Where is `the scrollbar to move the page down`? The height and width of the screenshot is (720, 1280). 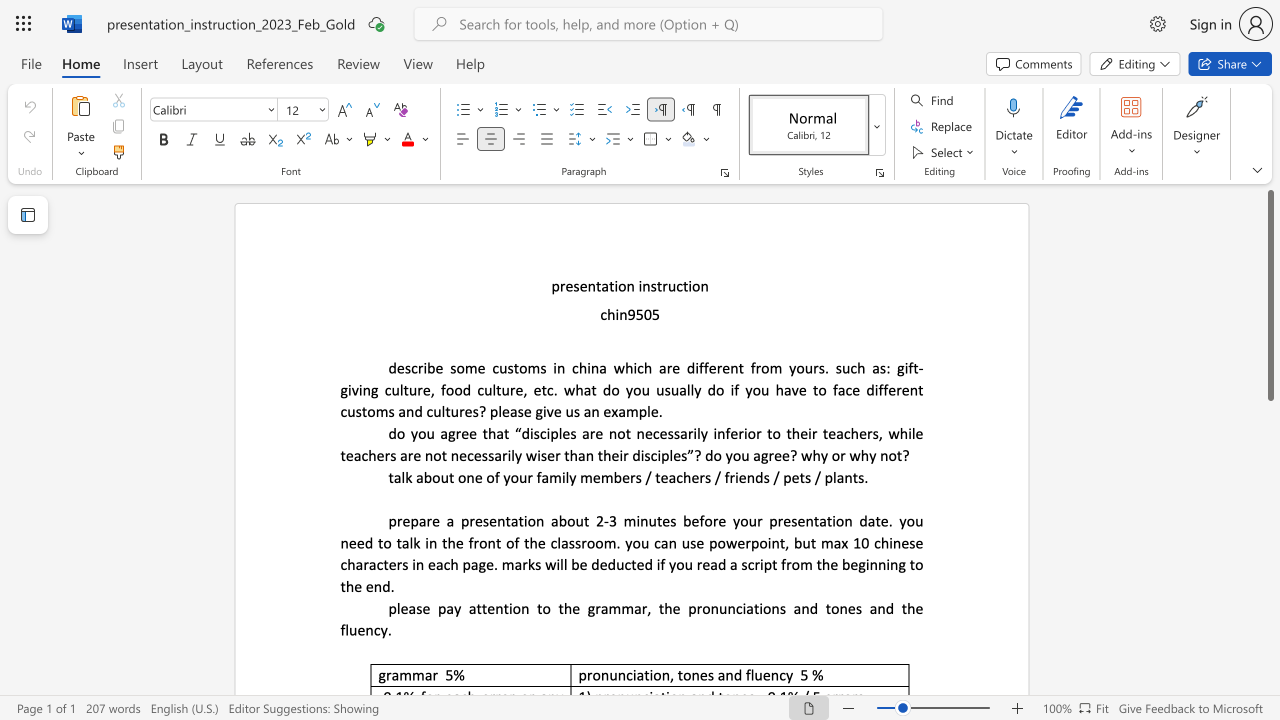 the scrollbar to move the page down is located at coordinates (1269, 470).